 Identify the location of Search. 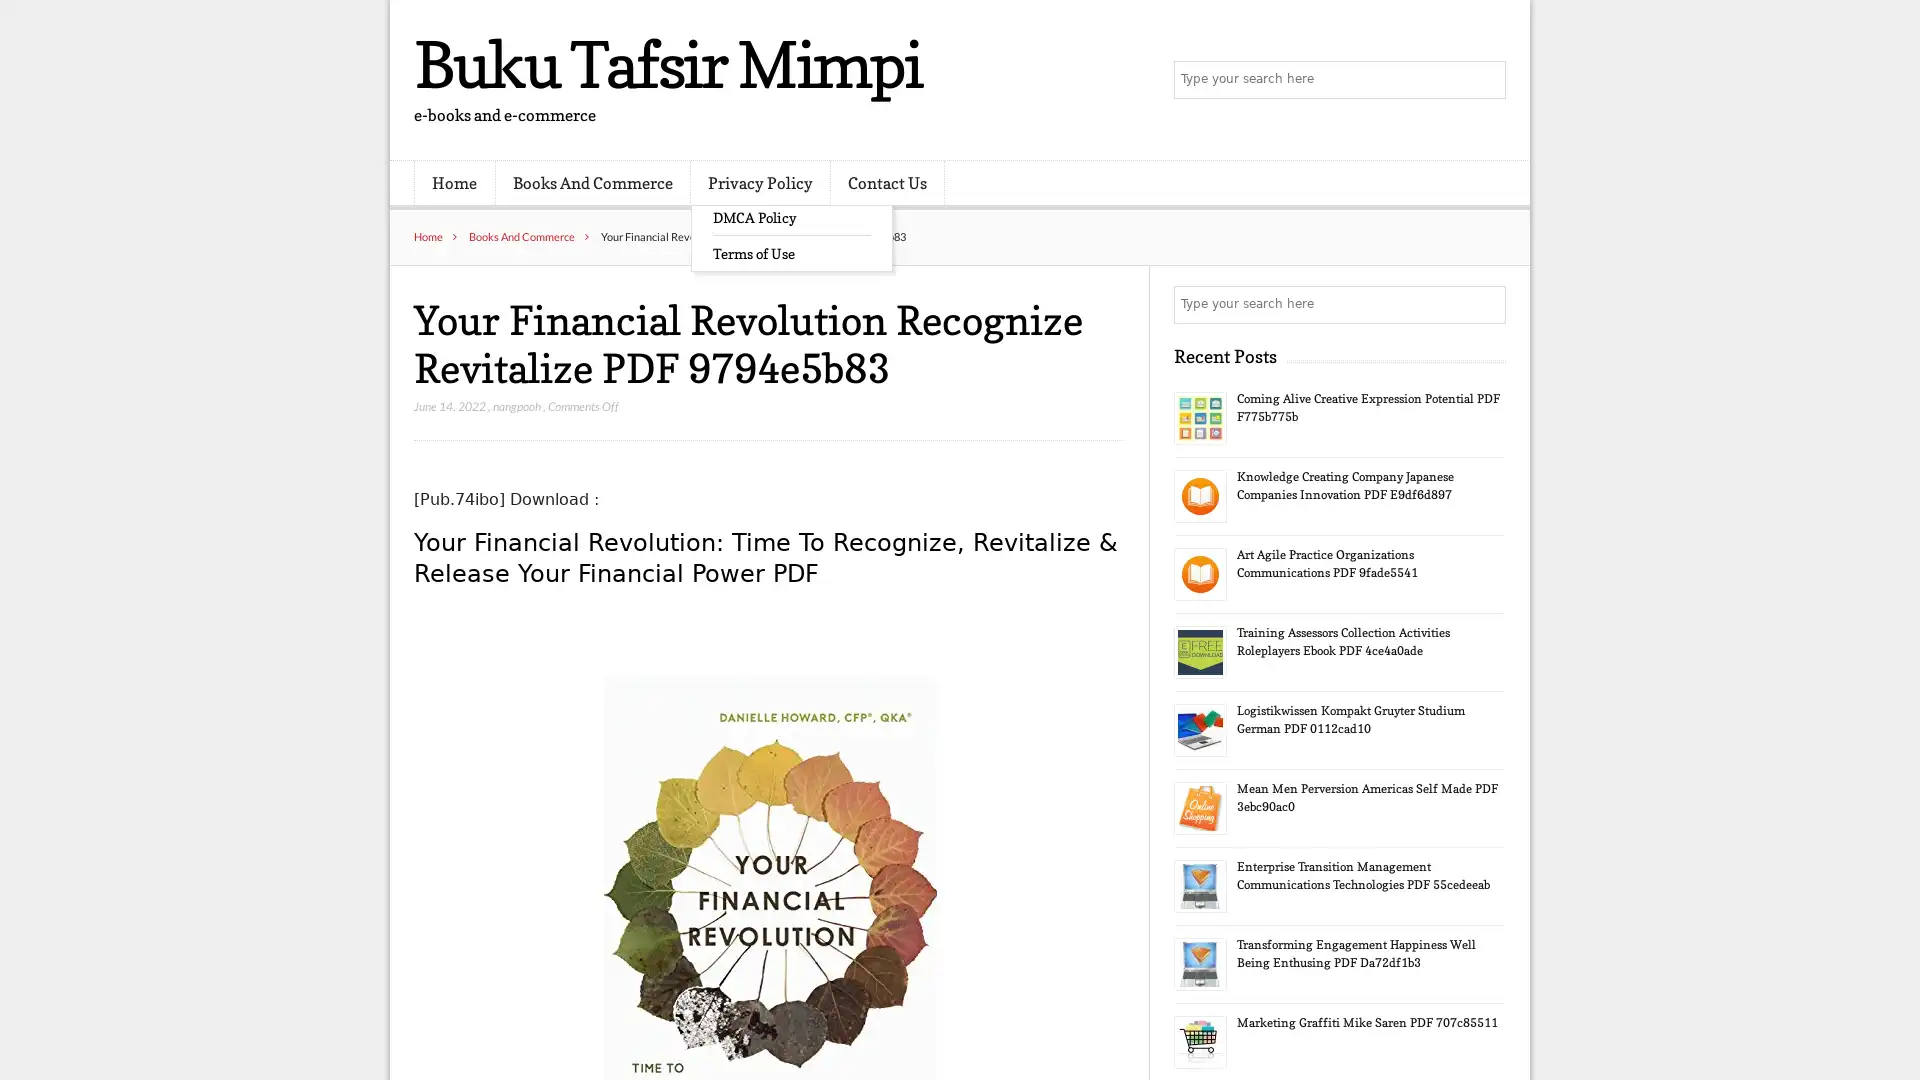
(1485, 80).